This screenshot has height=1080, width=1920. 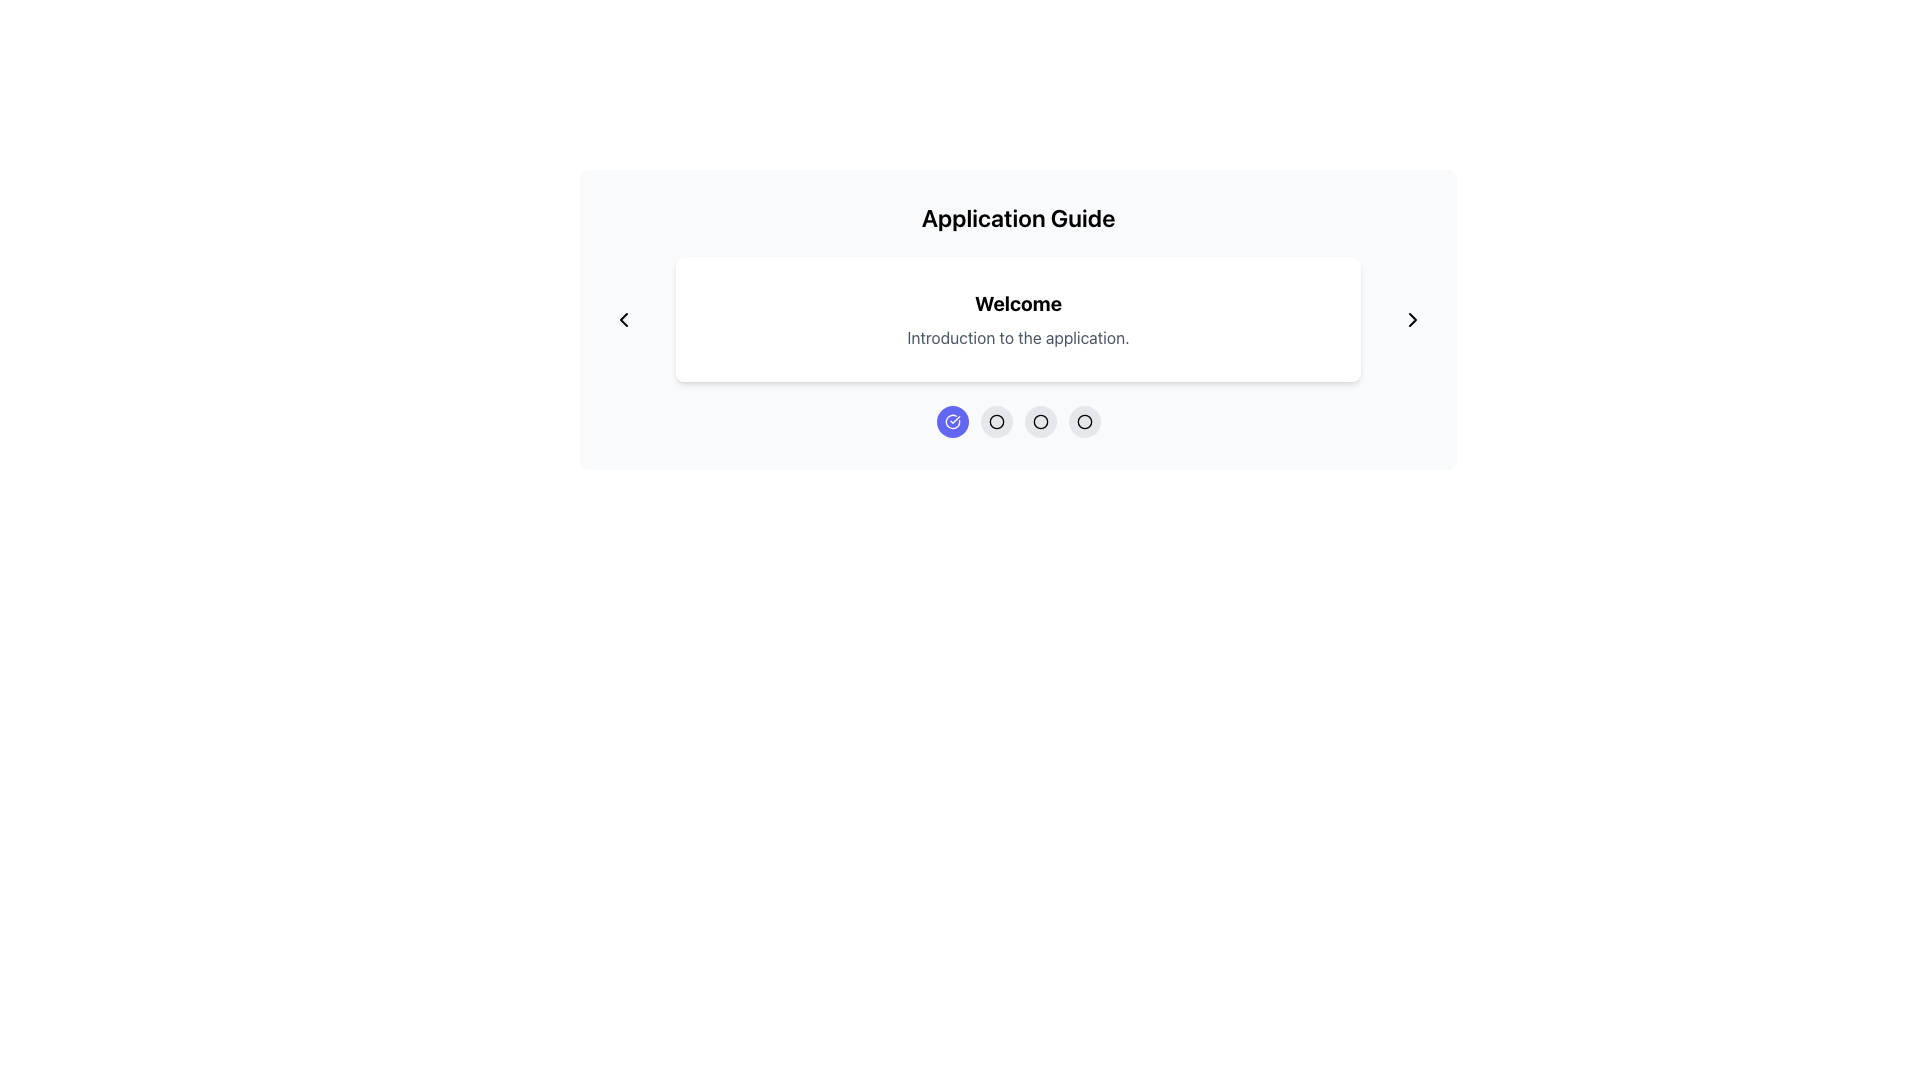 What do you see at coordinates (1040, 420) in the screenshot?
I see `the inner Circle SVG shape that serves as a focus indicator among navigation dots in the bottom navigation area` at bounding box center [1040, 420].